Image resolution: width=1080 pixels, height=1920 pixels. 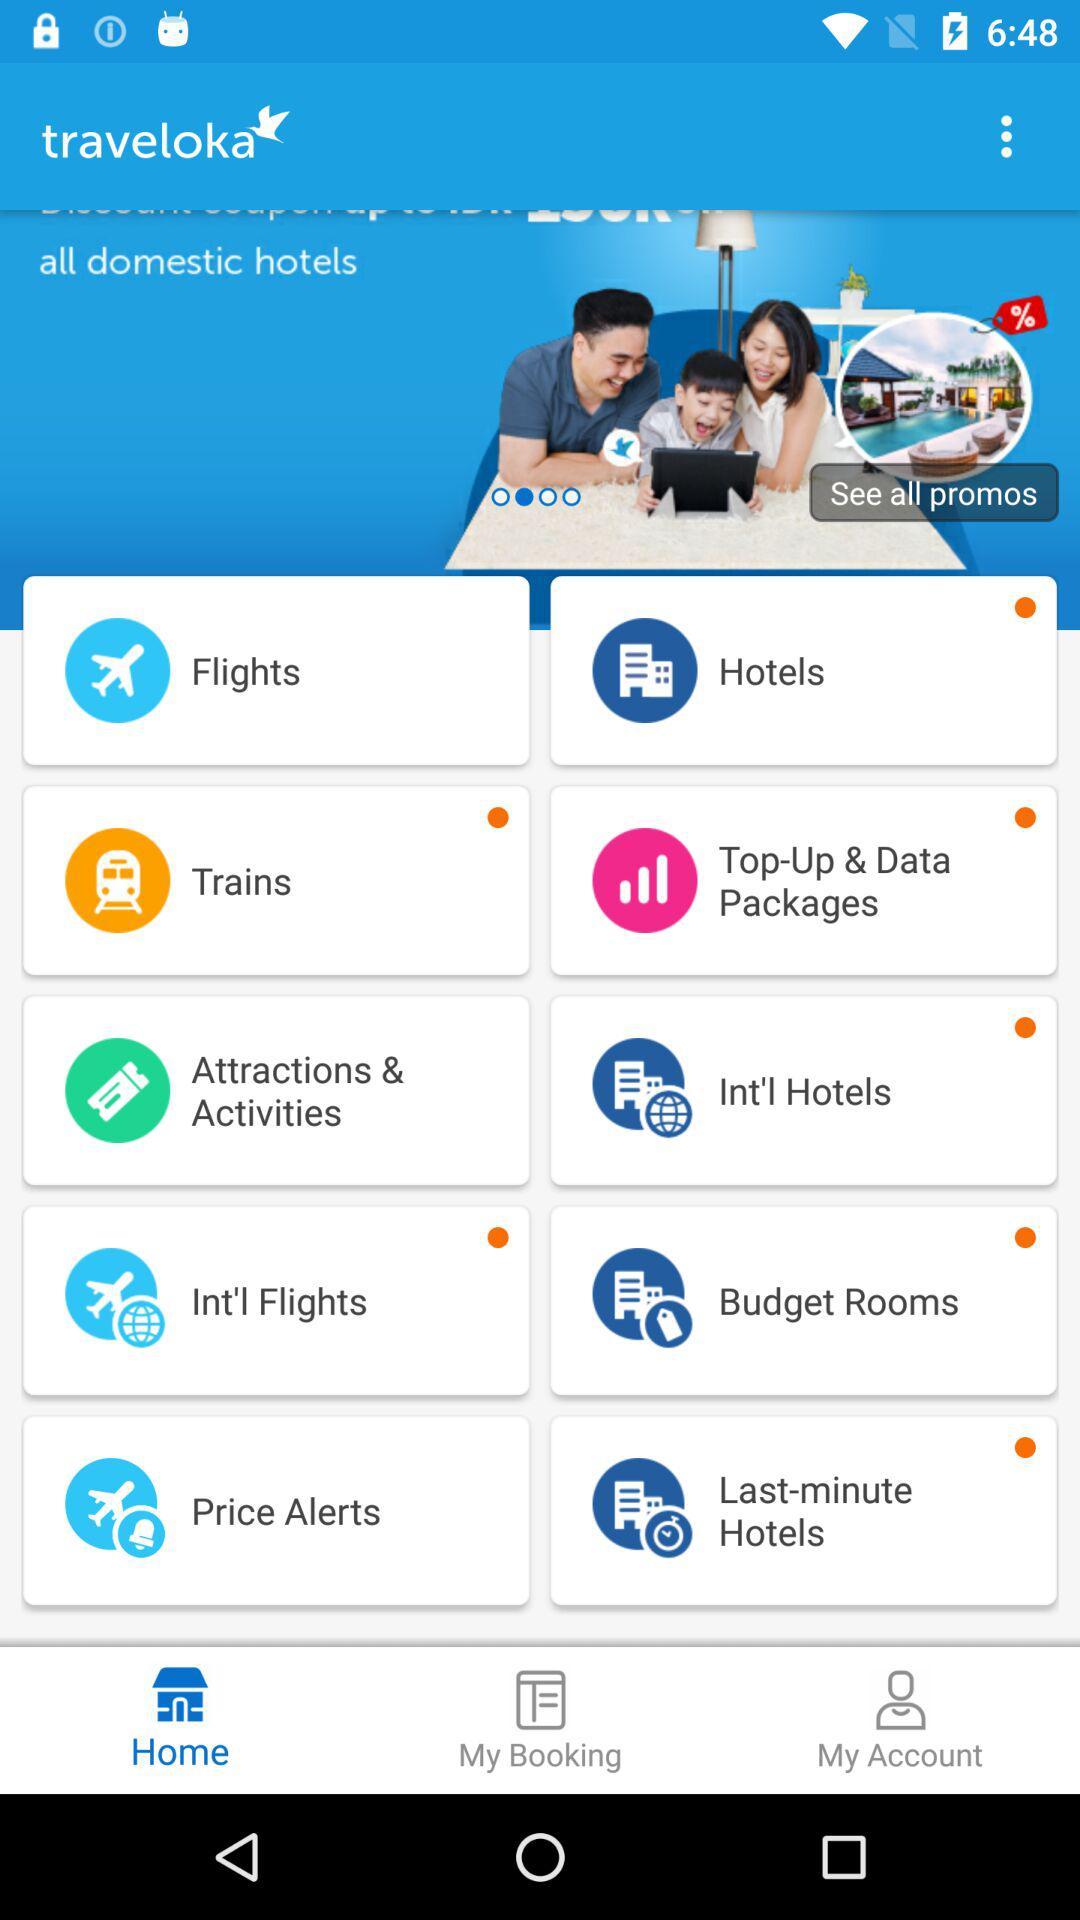 I want to click on options, so click(x=1006, y=135).